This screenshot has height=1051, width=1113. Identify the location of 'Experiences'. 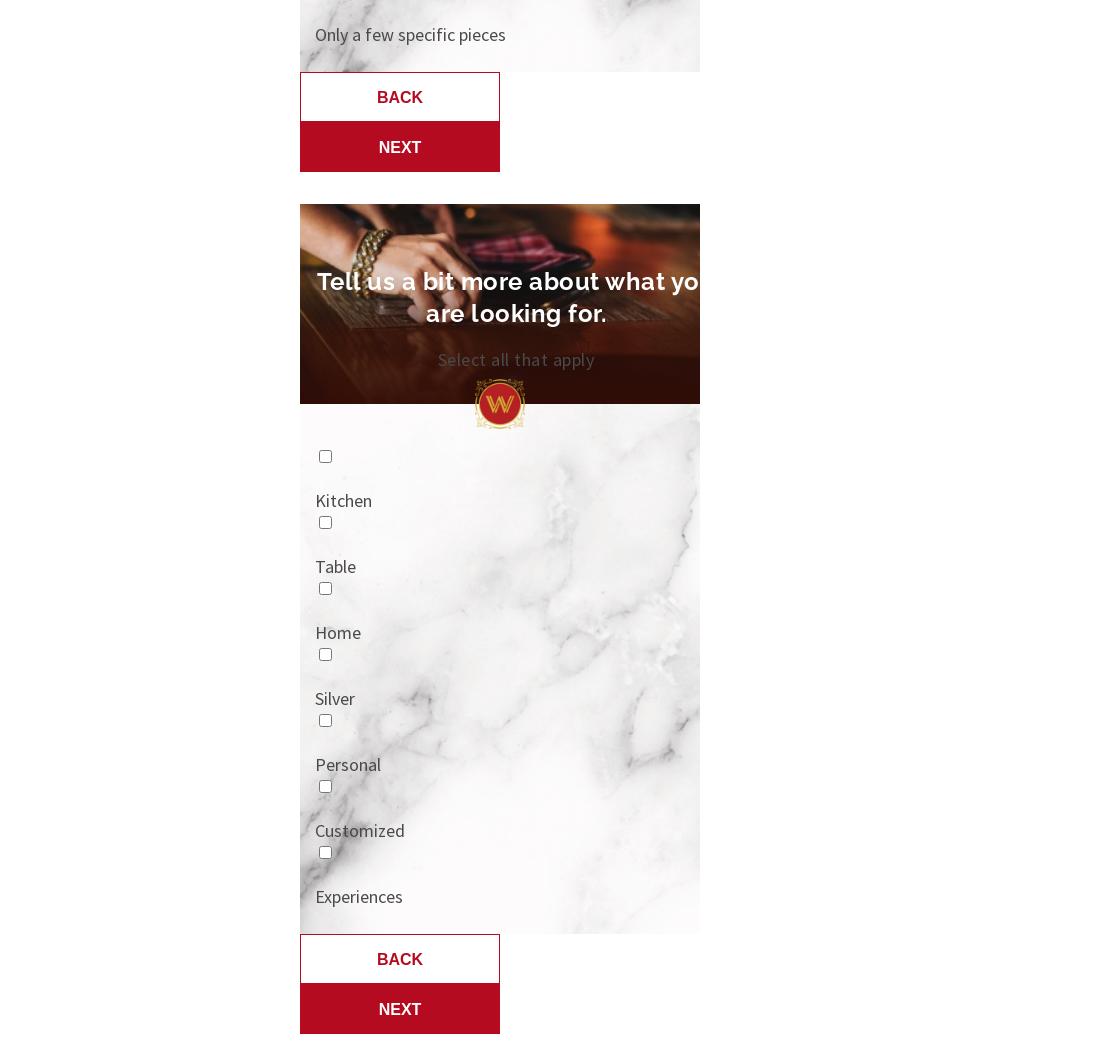
(359, 896).